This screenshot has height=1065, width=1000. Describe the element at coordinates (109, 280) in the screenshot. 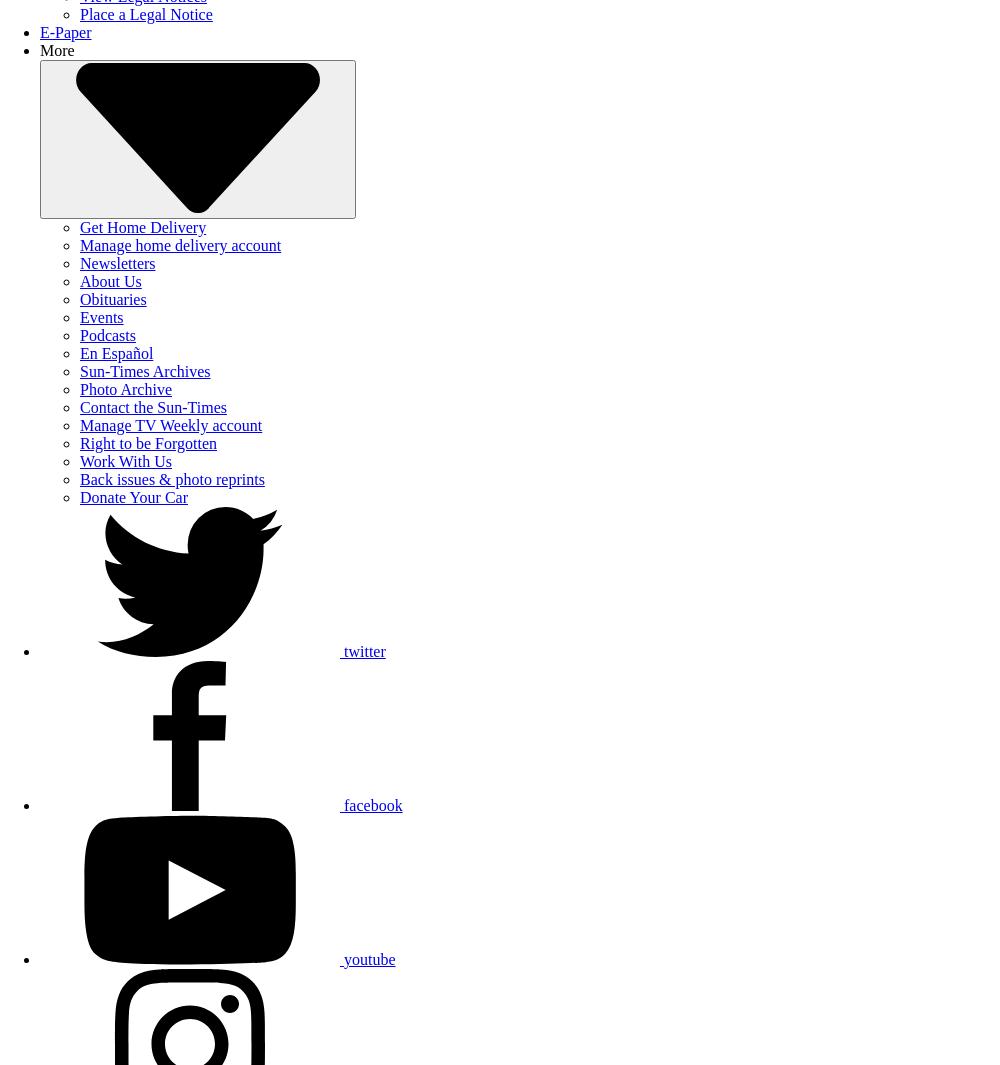

I see `'About Us'` at that location.